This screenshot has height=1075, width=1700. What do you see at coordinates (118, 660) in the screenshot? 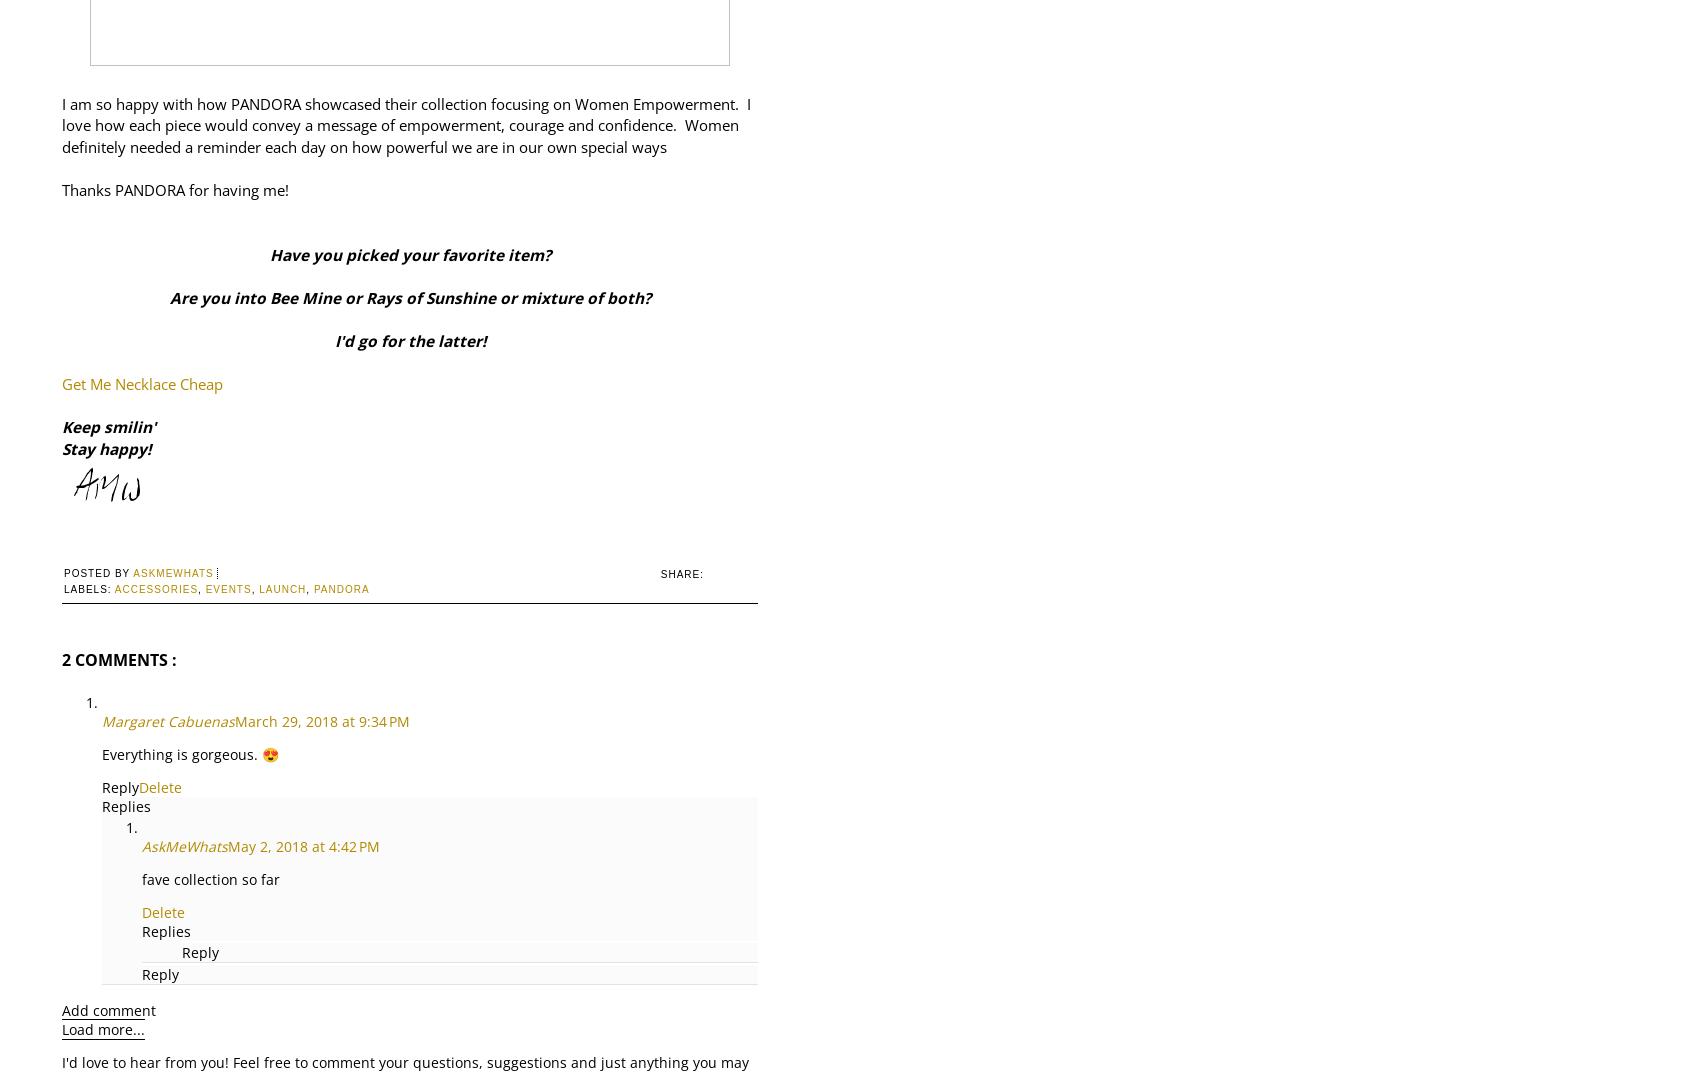
I see `'2 comments
                                    :'` at bounding box center [118, 660].